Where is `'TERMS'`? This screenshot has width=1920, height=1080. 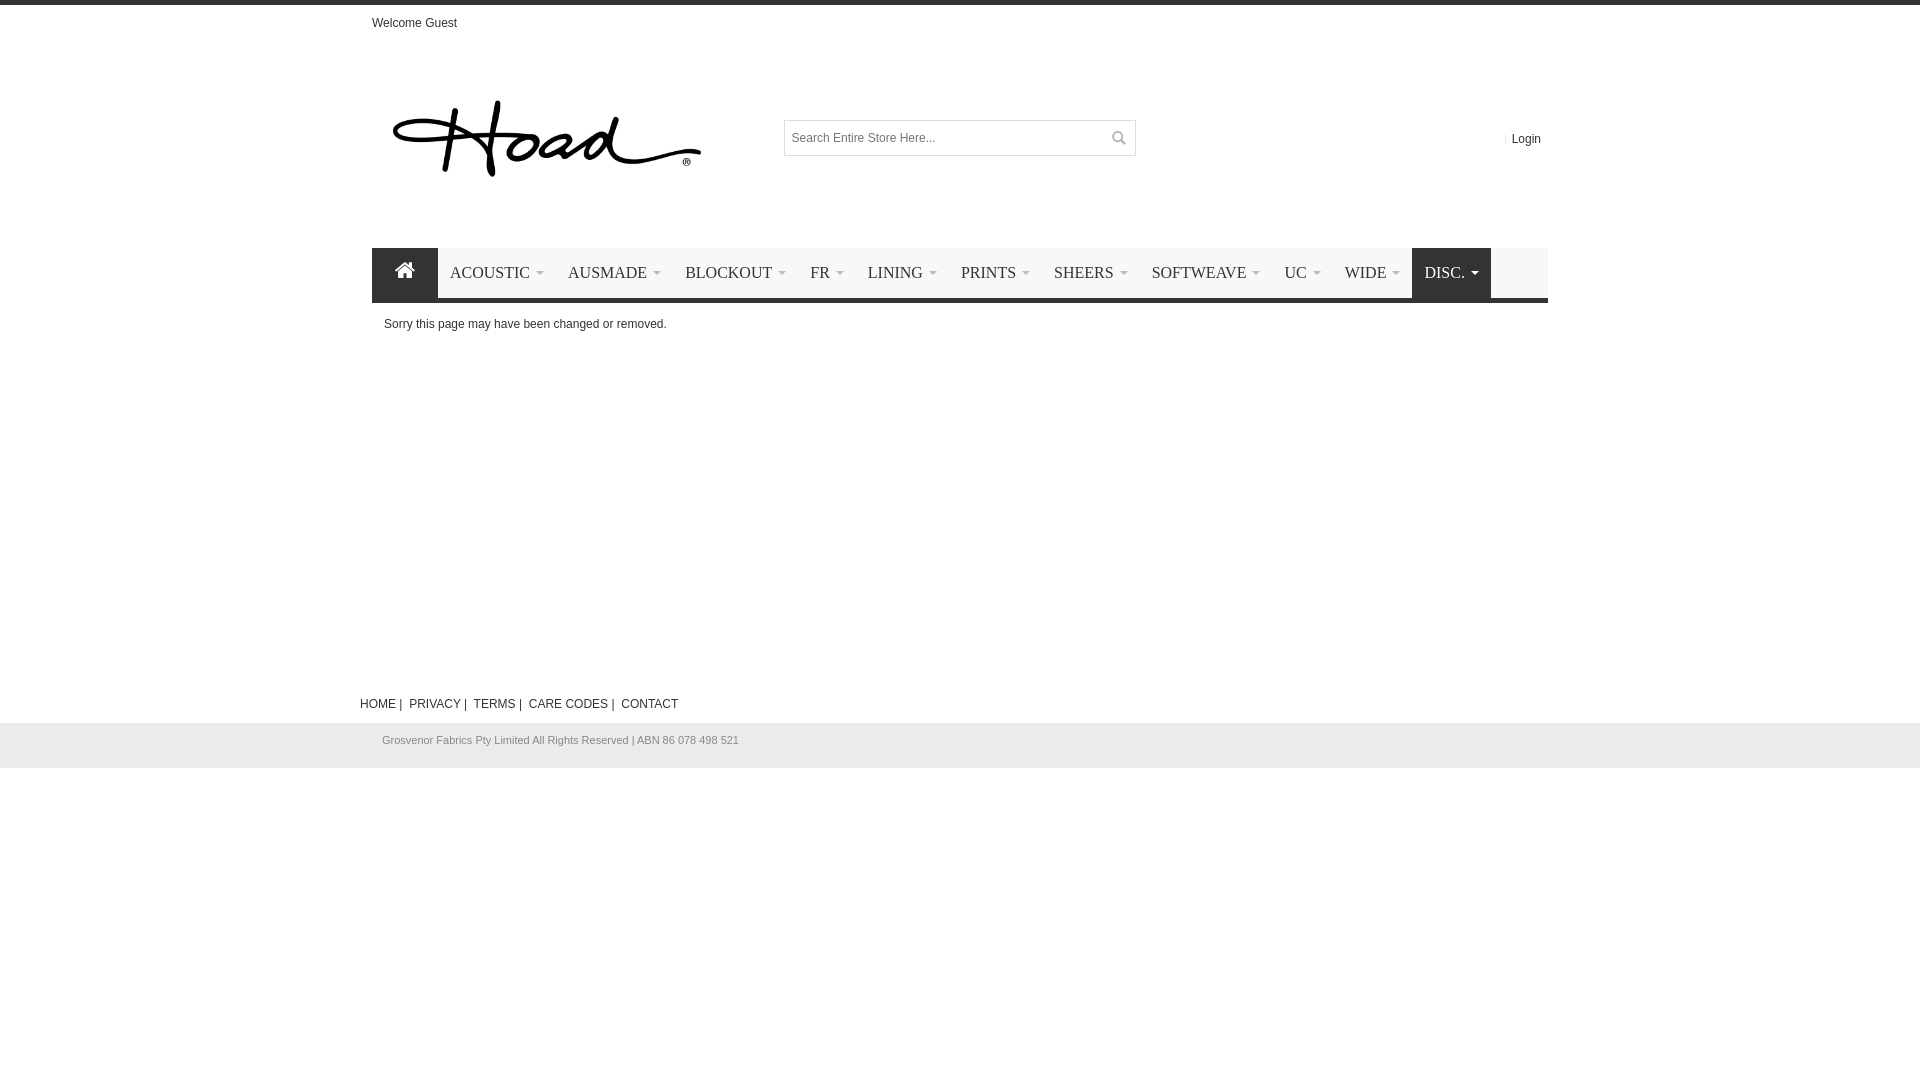 'TERMS' is located at coordinates (494, 703).